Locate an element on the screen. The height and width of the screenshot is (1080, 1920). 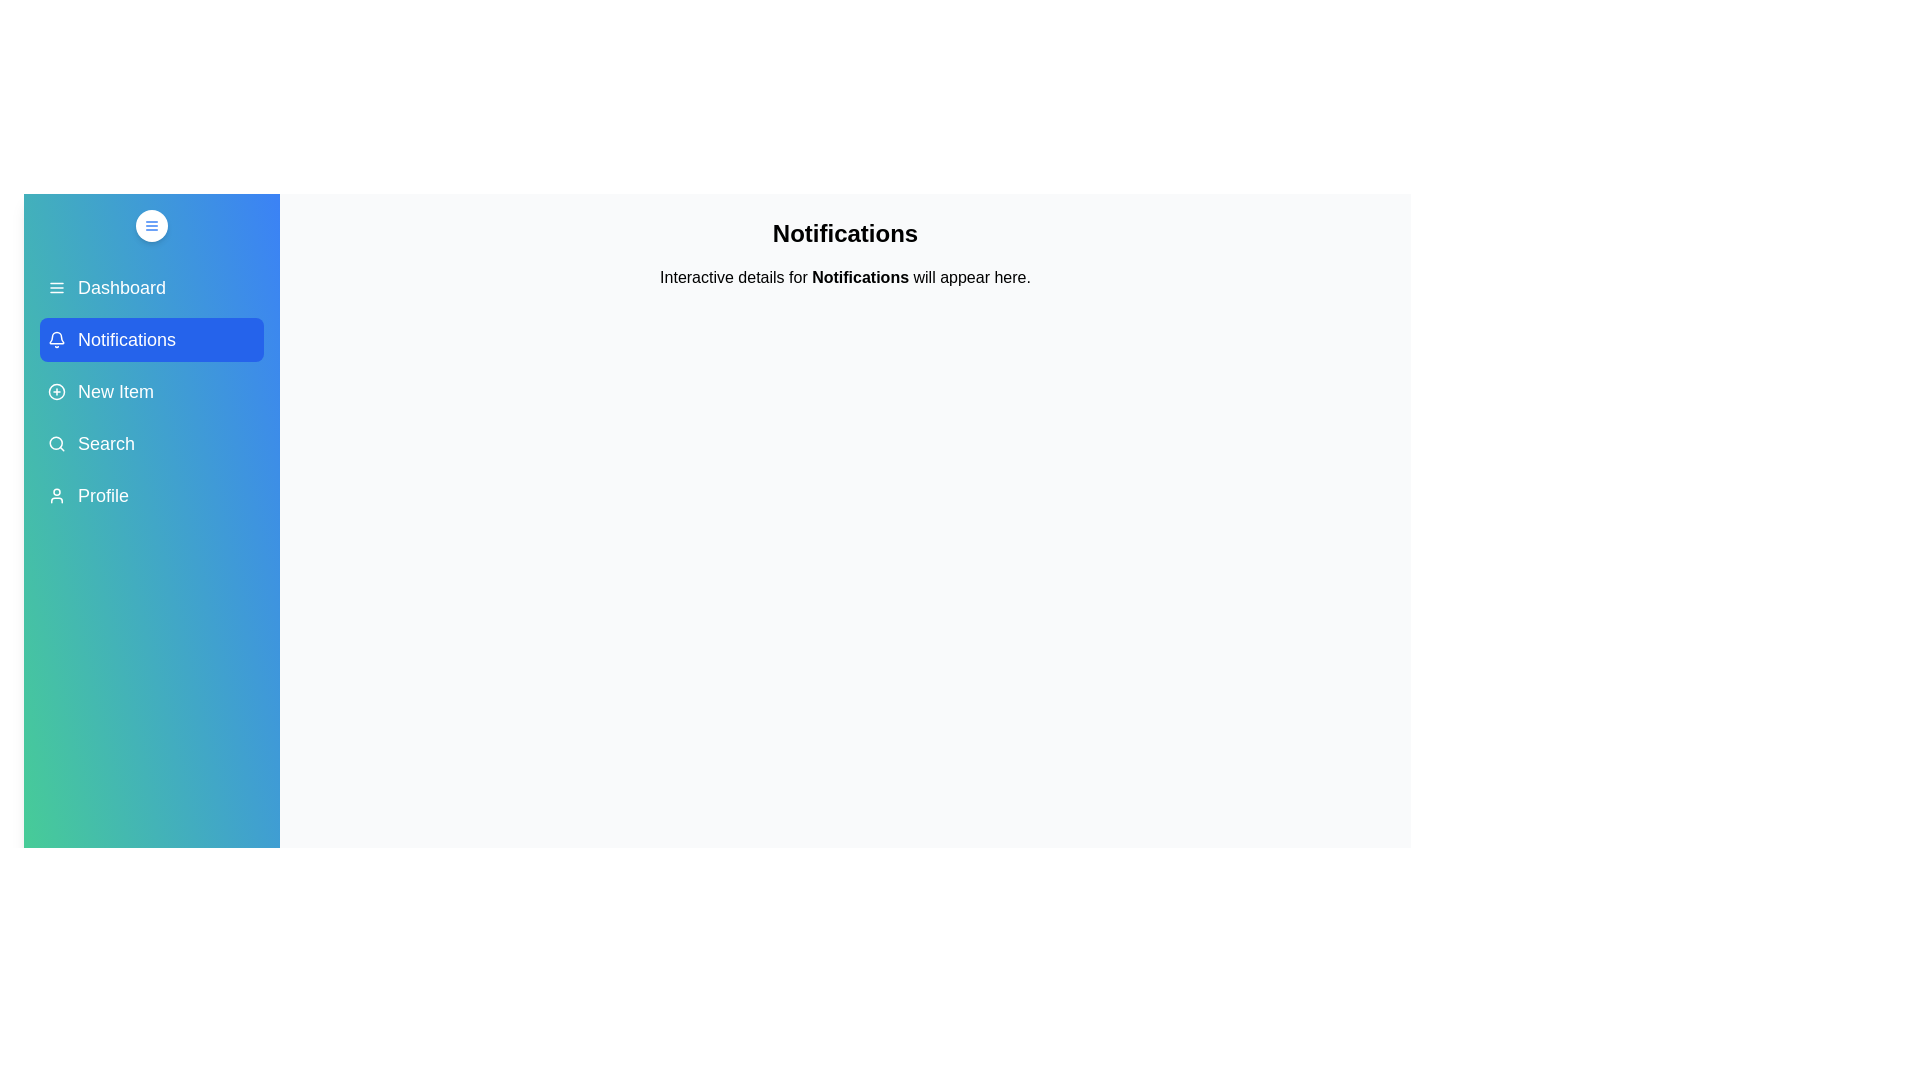
the menu item New Item in the sidebar to display its details is located at coordinates (151, 392).